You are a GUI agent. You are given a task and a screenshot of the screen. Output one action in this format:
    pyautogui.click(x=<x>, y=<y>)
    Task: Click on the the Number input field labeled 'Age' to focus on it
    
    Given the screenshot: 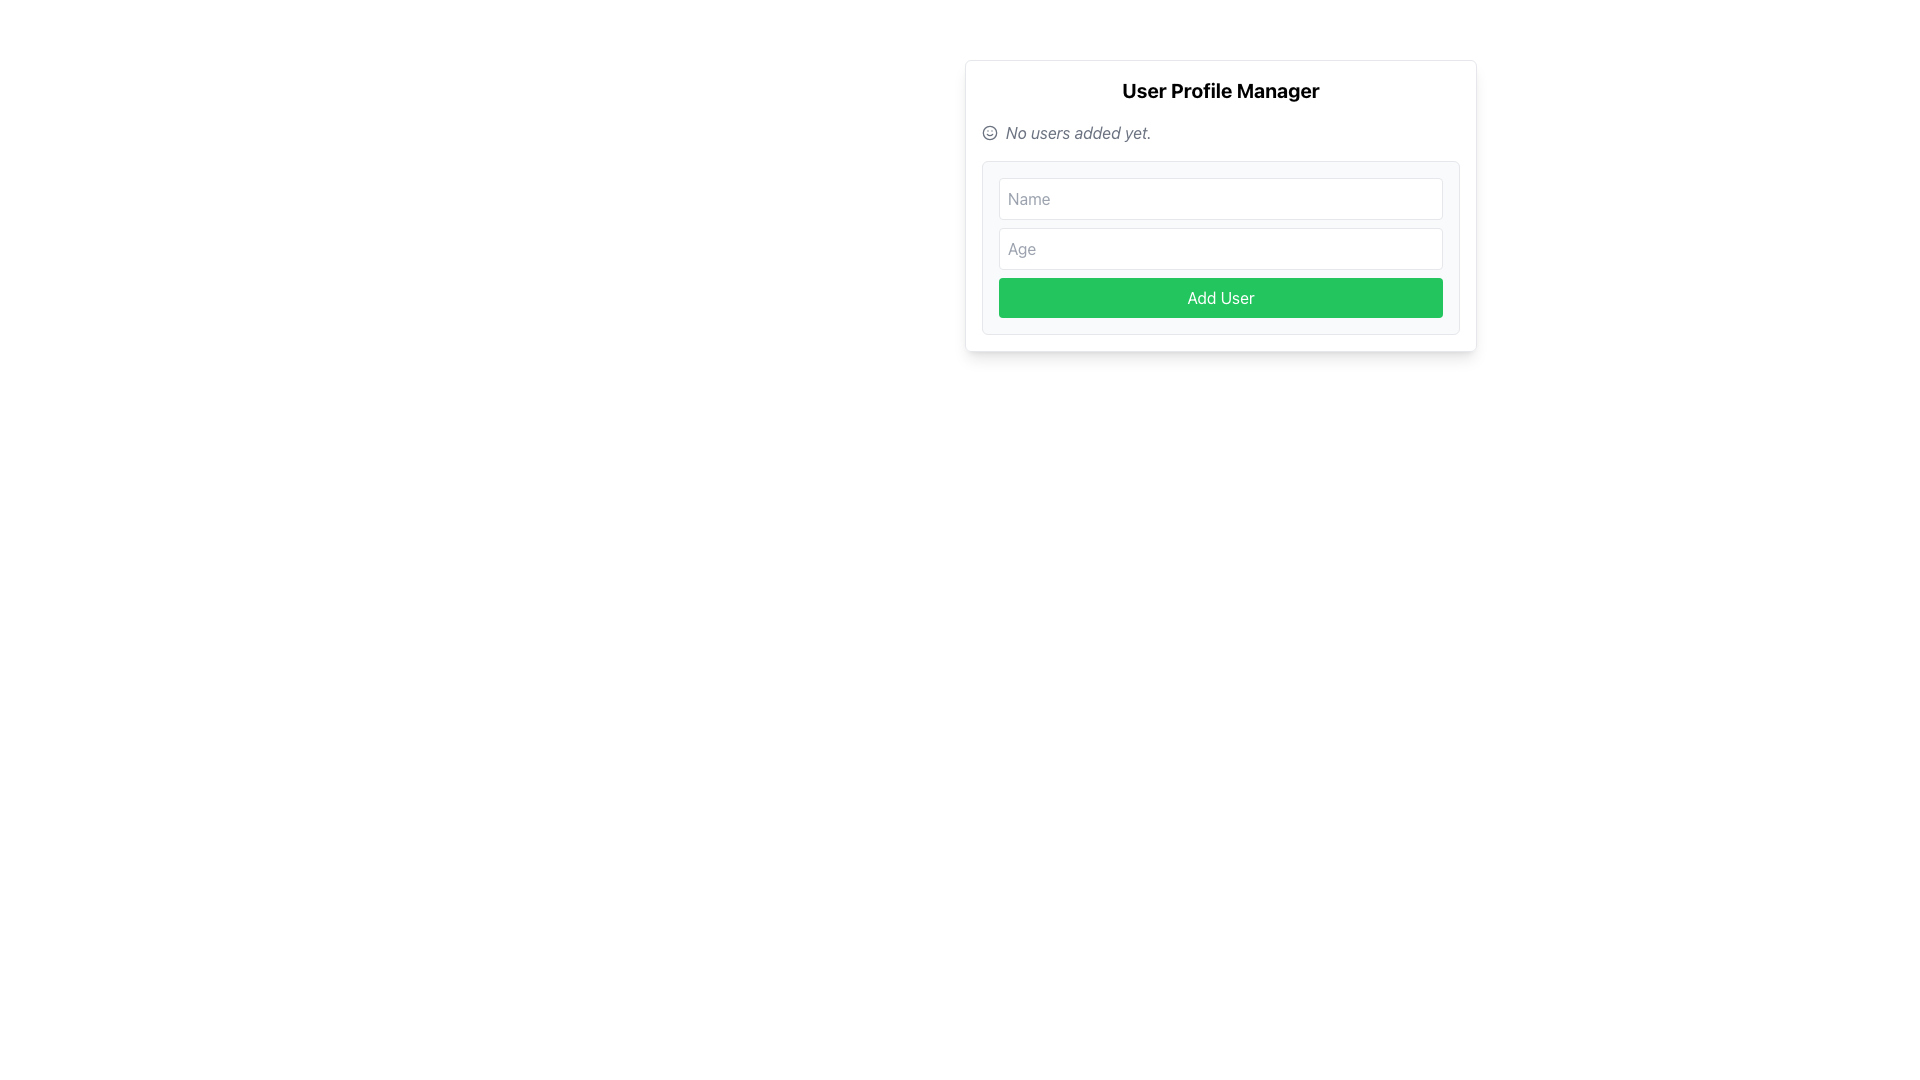 What is the action you would take?
    pyautogui.click(x=1219, y=248)
    